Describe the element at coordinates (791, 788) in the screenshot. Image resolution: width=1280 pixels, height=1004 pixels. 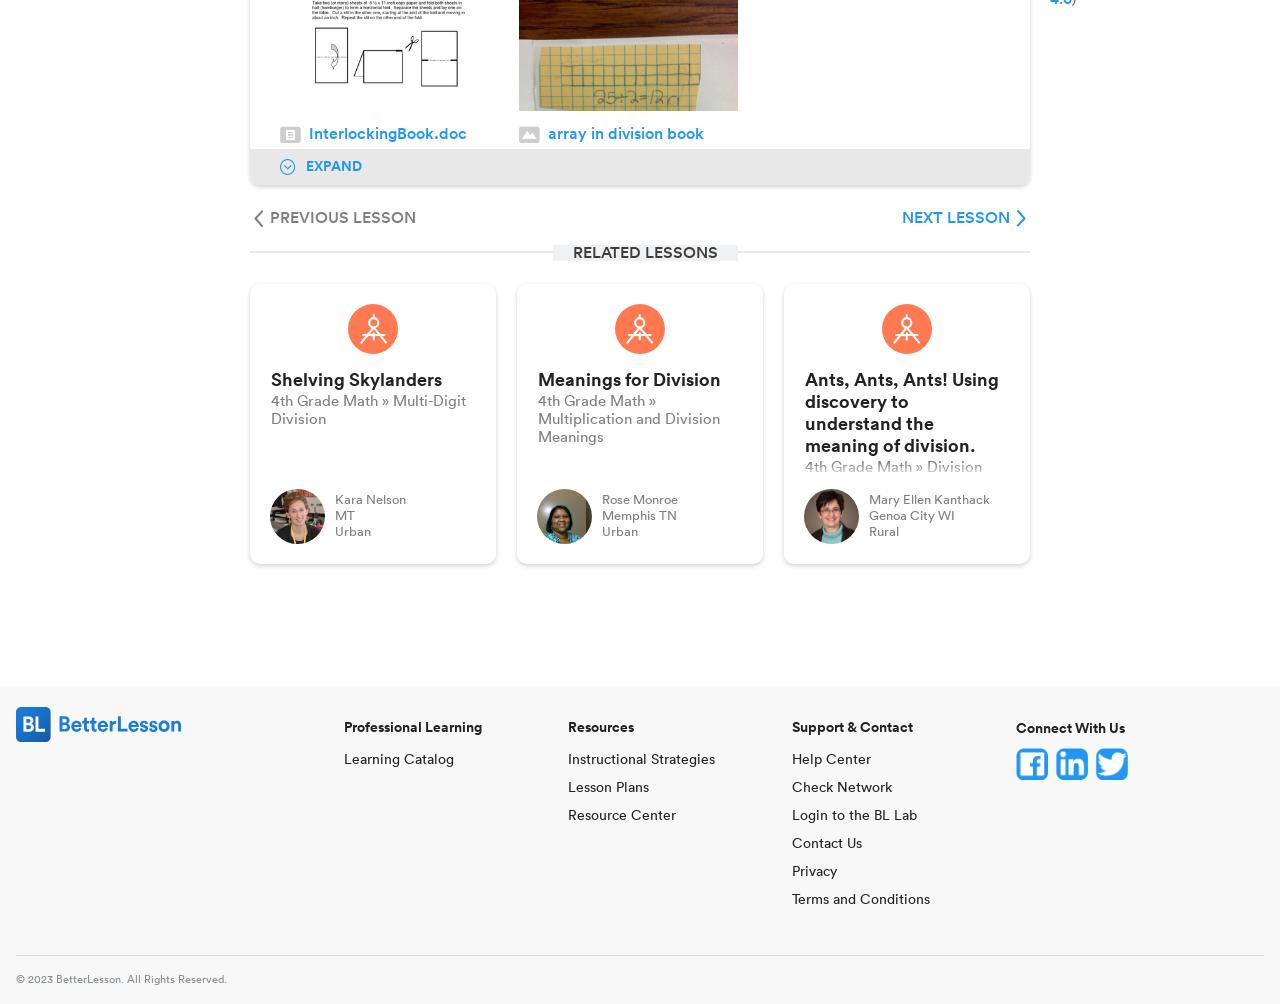
I see `'Check Network'` at that location.